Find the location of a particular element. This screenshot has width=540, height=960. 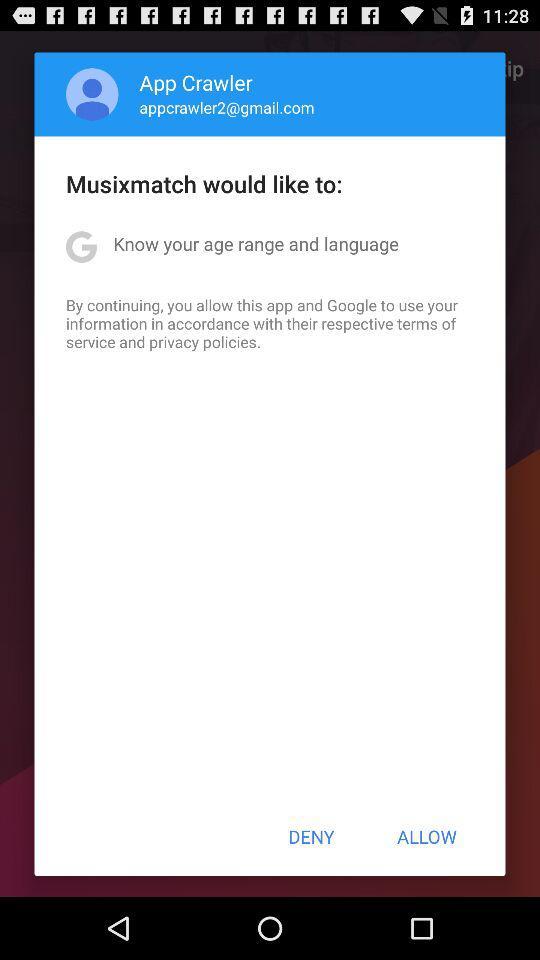

icon next to app crawler app is located at coordinates (91, 94).